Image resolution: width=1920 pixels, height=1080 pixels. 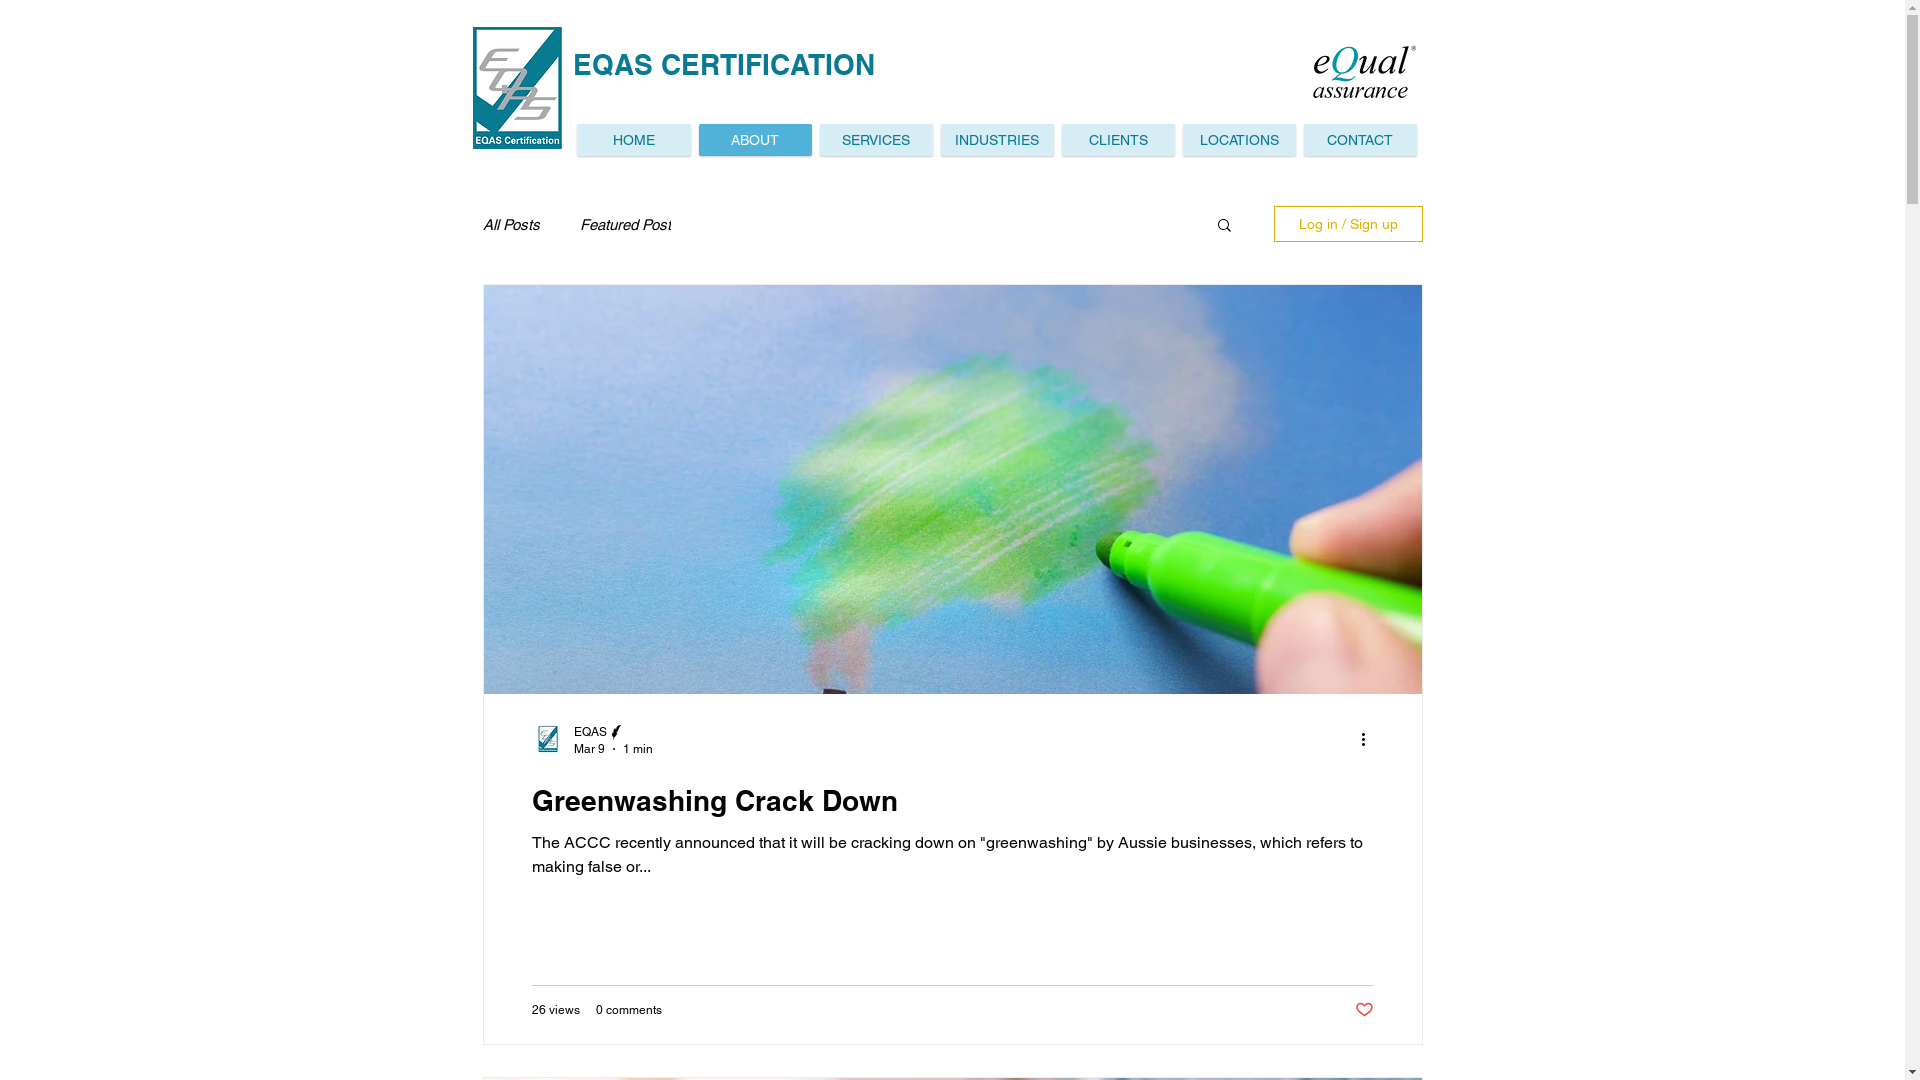 What do you see at coordinates (1304, 138) in the screenshot?
I see `'CONTACT'` at bounding box center [1304, 138].